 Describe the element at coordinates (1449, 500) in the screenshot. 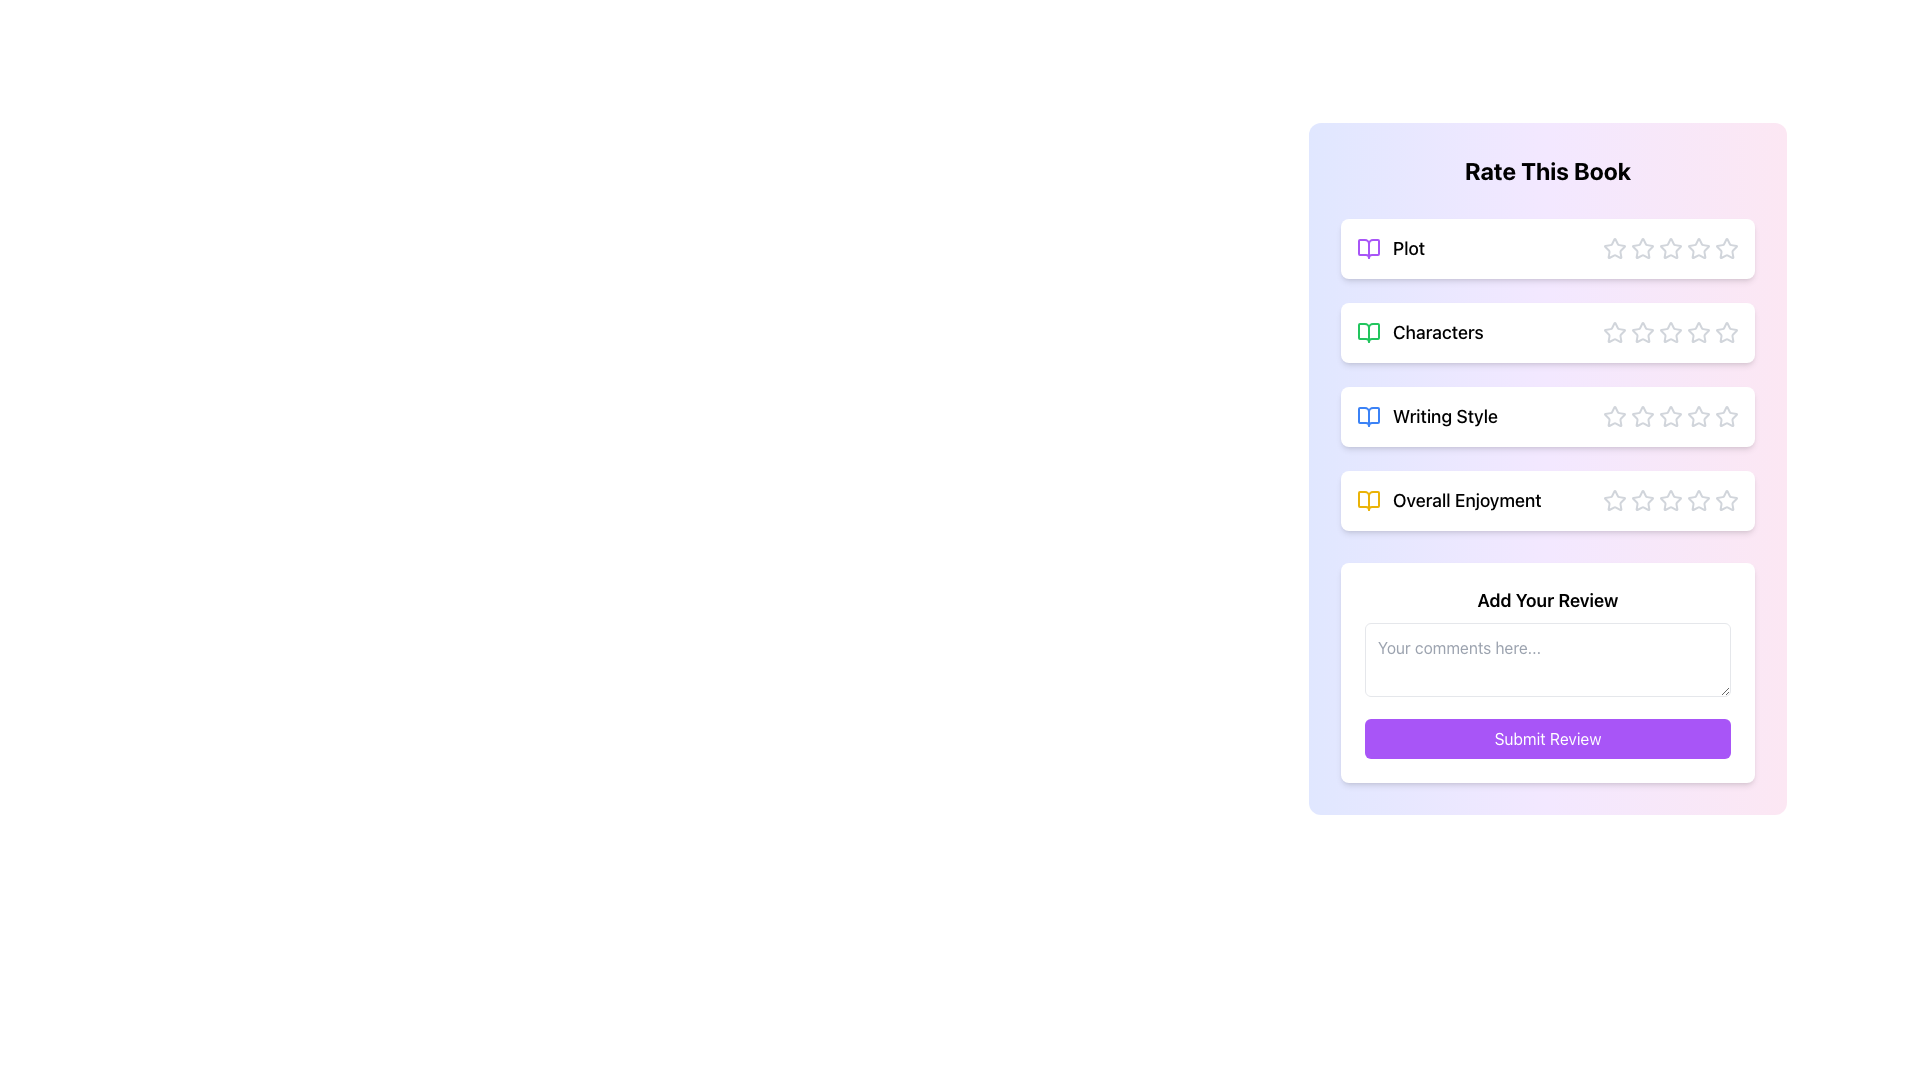

I see `the label displaying 'Overall Enjoyment' which is located beside a yellow book icon, positioned below the 'Writing Style' row and above the star rating controls` at that location.